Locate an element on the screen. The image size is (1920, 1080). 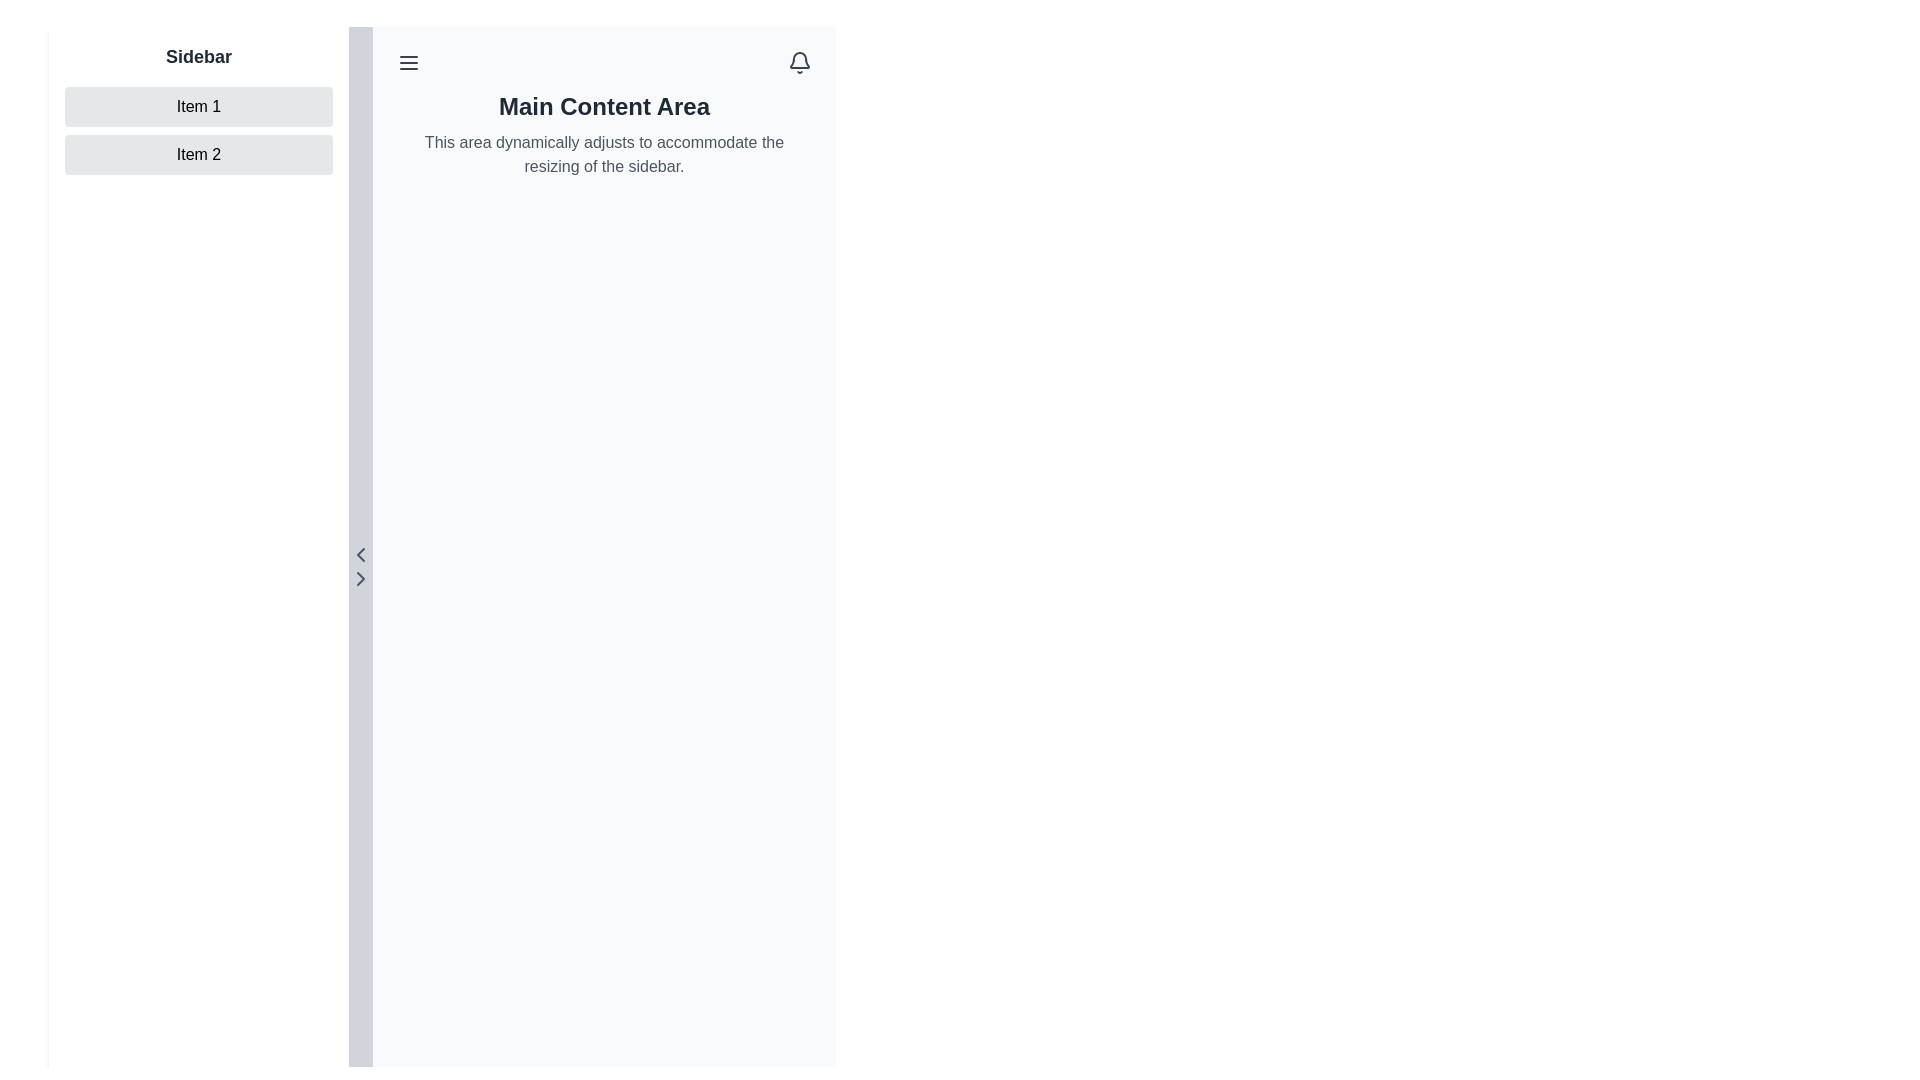
the 'Sidebar' text label, which is styled with a larger font size and bold weight, located at the top center of the sidebar layout area is located at coordinates (198, 56).